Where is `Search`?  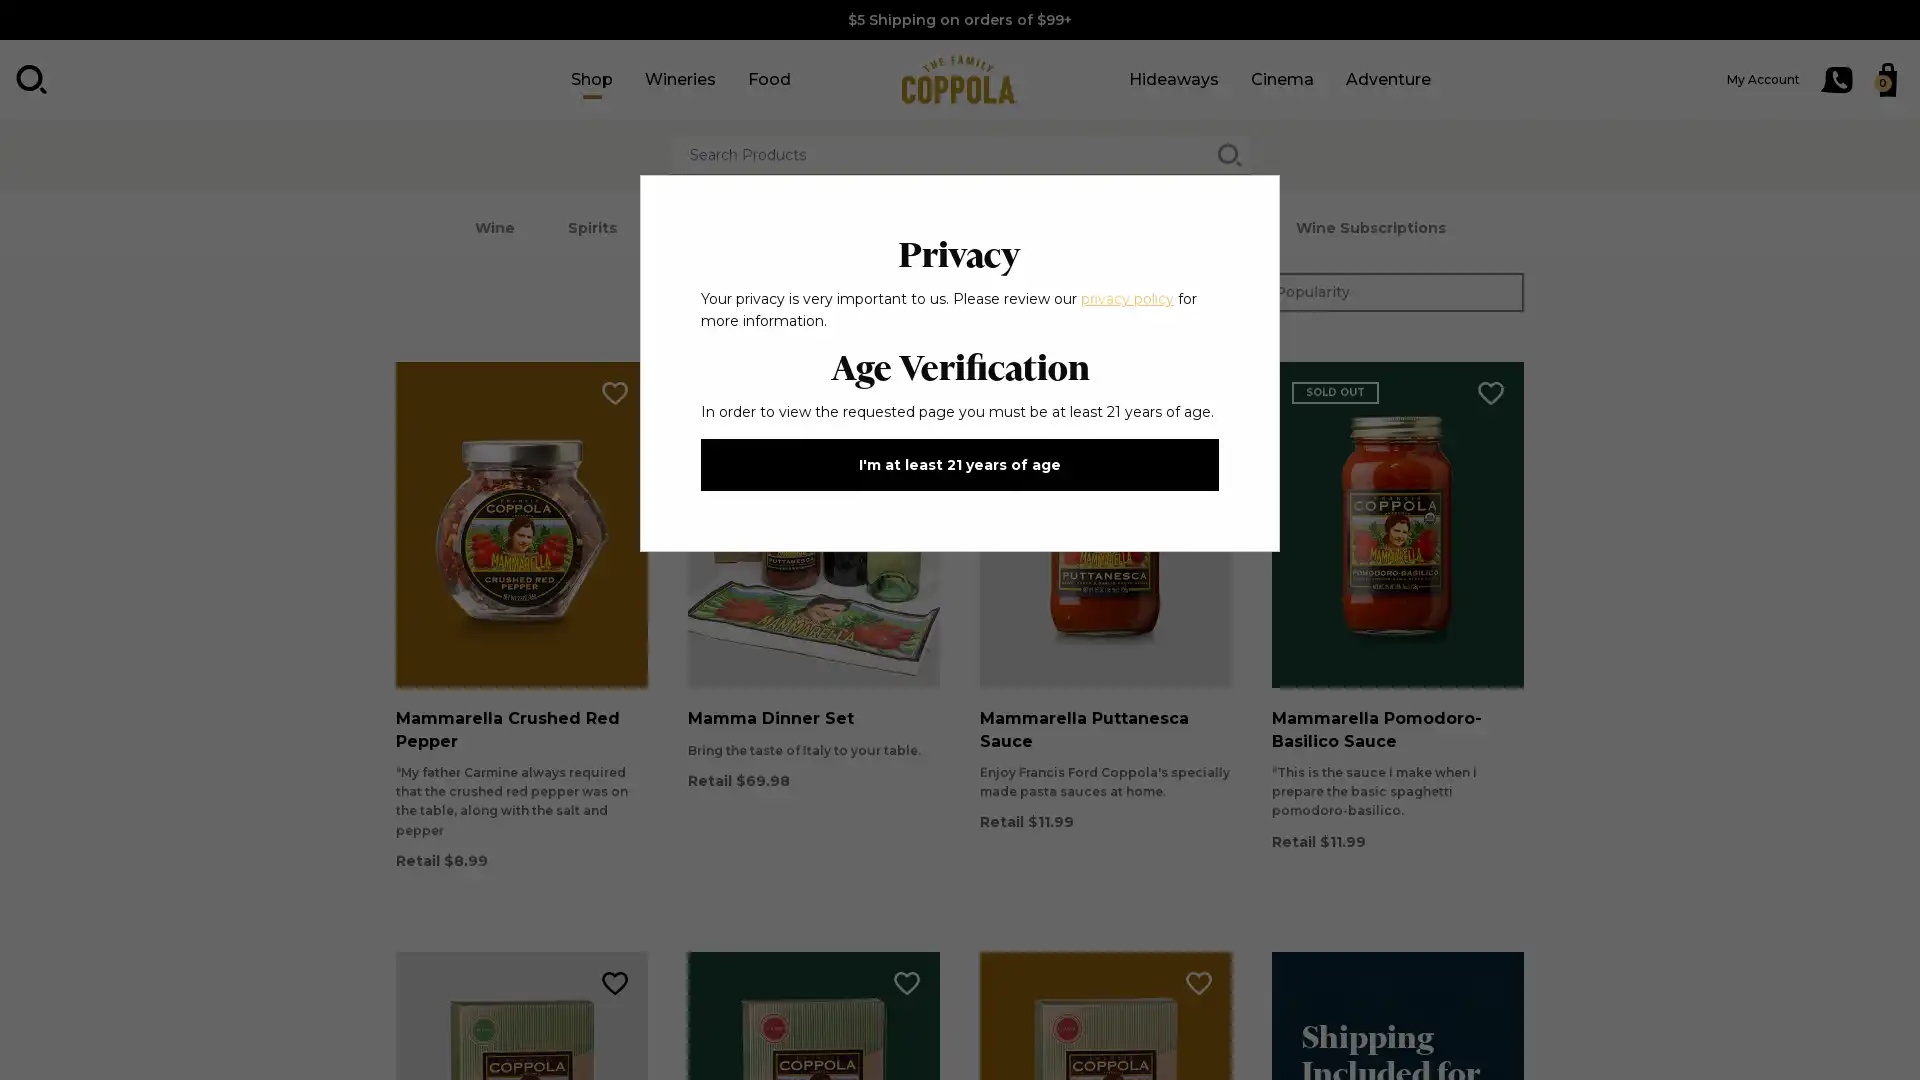 Search is located at coordinates (1228, 154).